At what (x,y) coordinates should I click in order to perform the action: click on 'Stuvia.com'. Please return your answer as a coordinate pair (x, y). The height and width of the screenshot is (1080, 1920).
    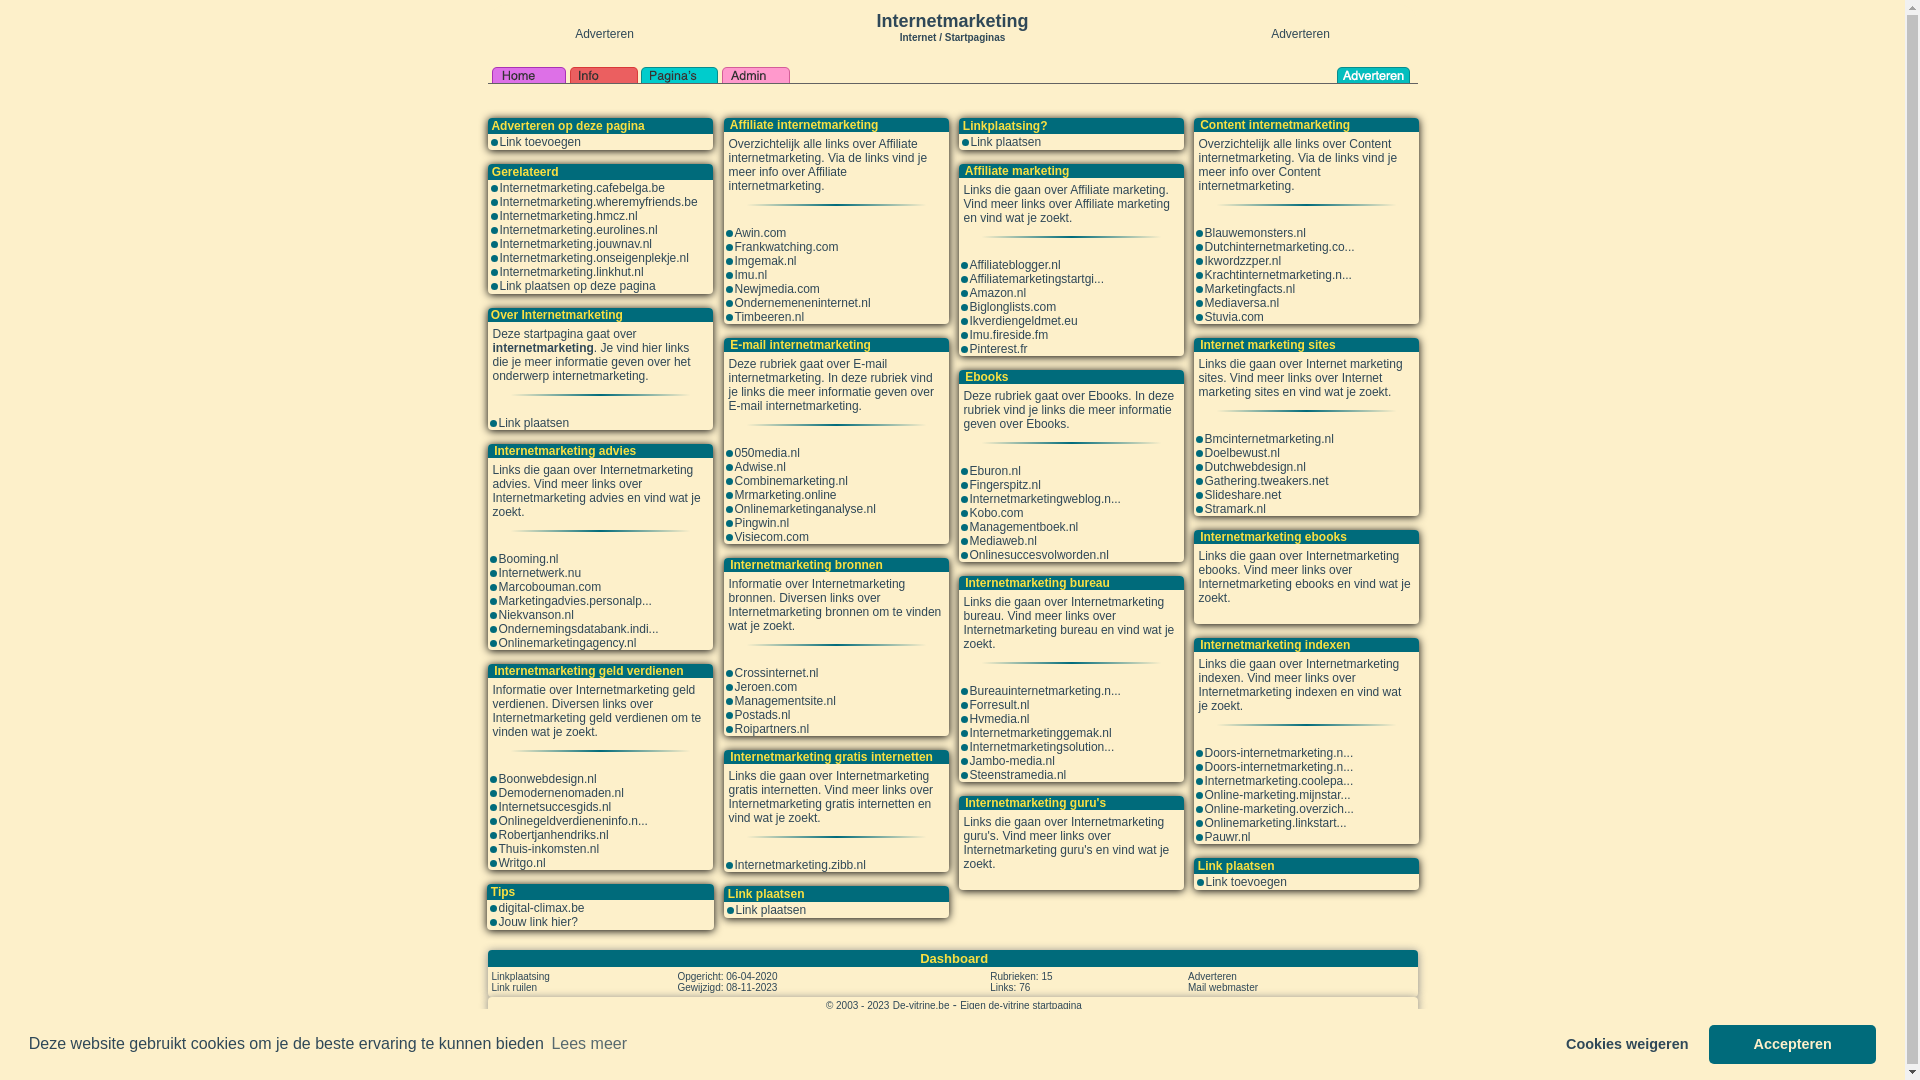
    Looking at the image, I should click on (1232, 315).